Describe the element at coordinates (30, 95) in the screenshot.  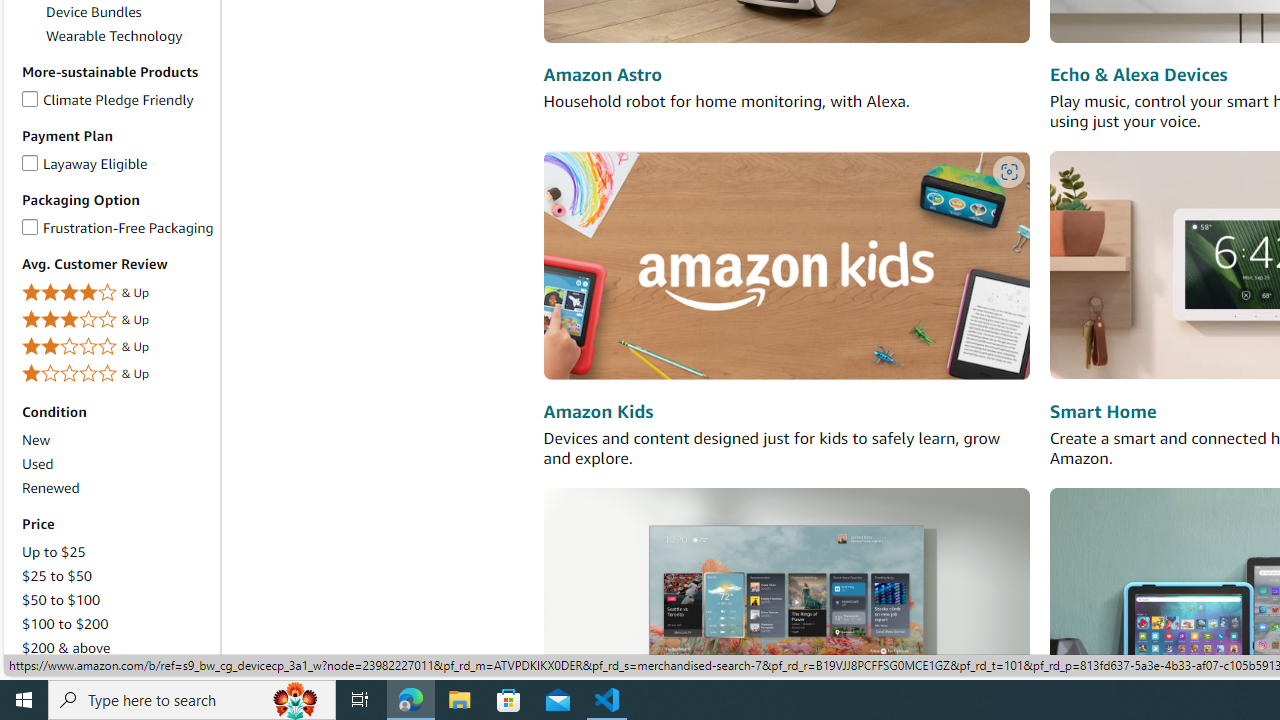
I see `'Climate Pledge Friendly'` at that location.